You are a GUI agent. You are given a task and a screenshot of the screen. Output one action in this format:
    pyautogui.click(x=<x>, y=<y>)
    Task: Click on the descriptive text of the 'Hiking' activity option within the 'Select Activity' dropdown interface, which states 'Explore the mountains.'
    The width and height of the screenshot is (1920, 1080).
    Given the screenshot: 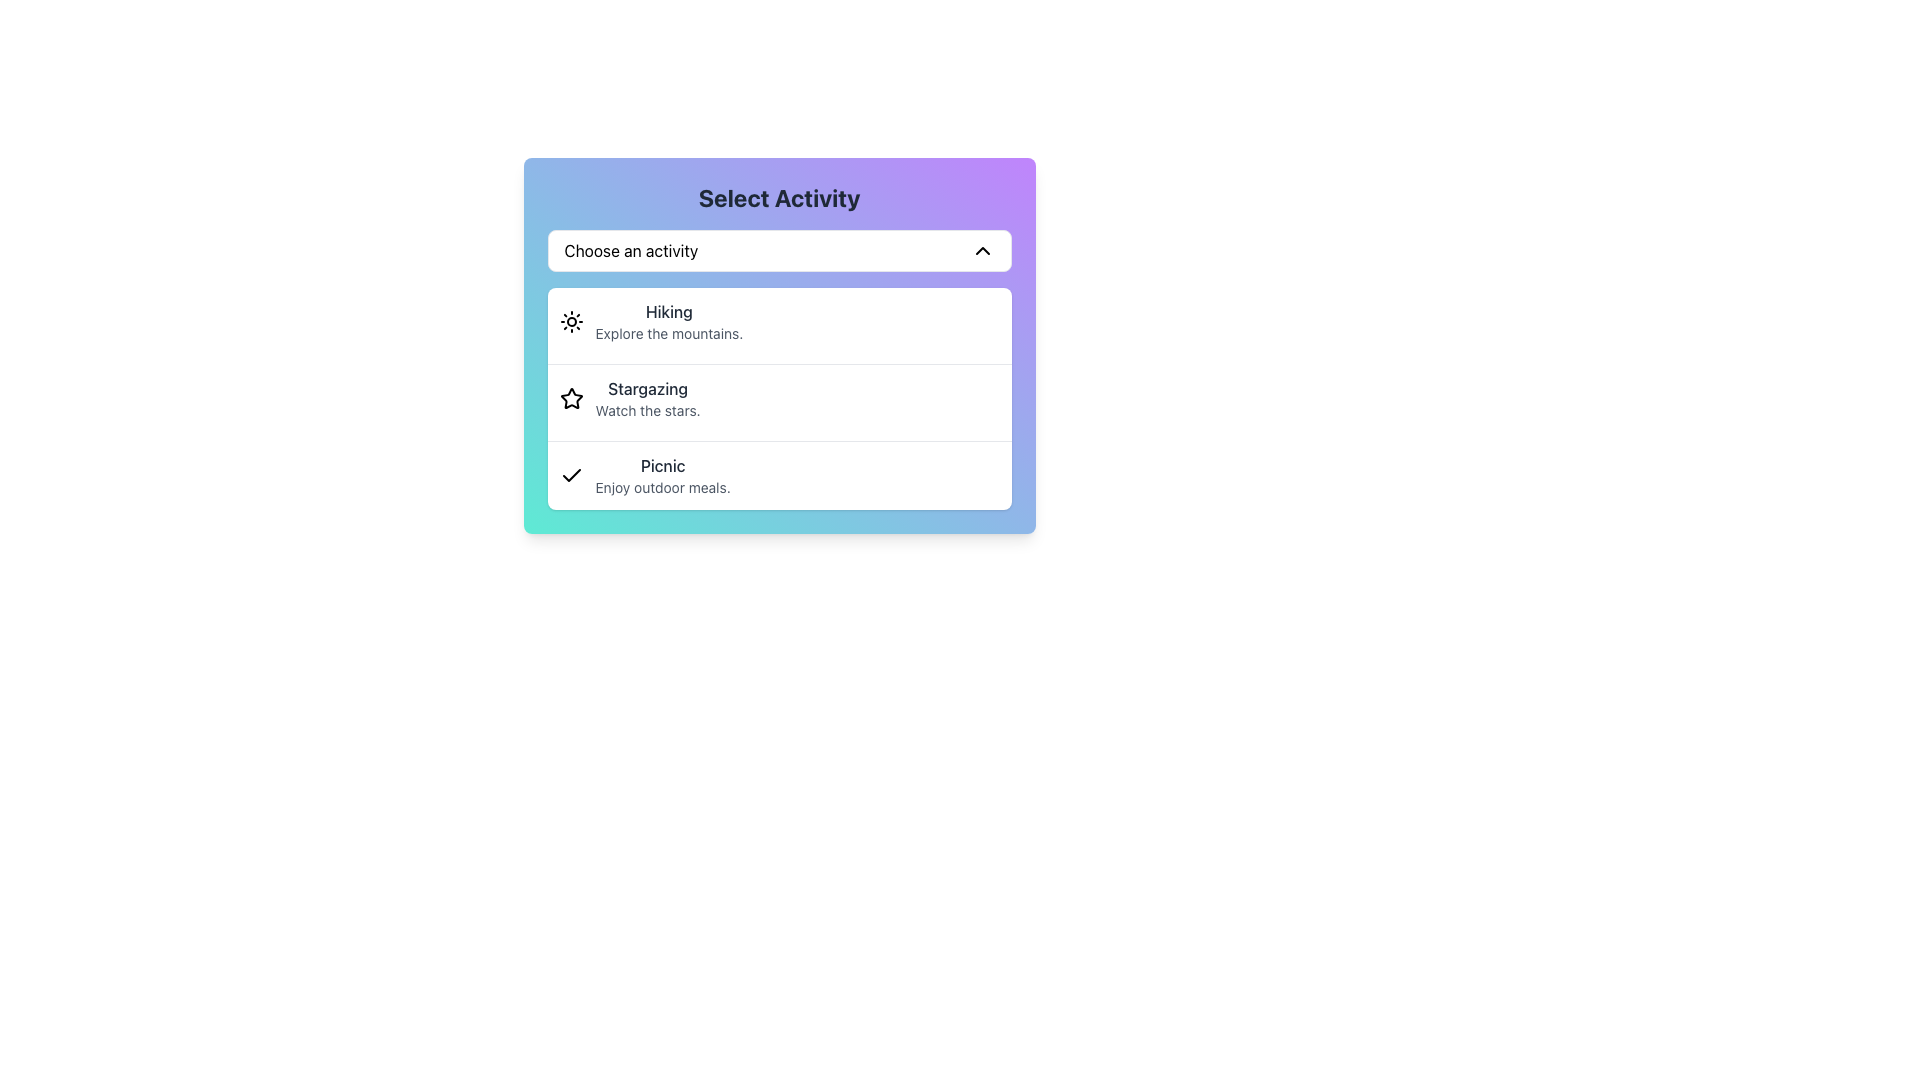 What is the action you would take?
    pyautogui.click(x=669, y=320)
    